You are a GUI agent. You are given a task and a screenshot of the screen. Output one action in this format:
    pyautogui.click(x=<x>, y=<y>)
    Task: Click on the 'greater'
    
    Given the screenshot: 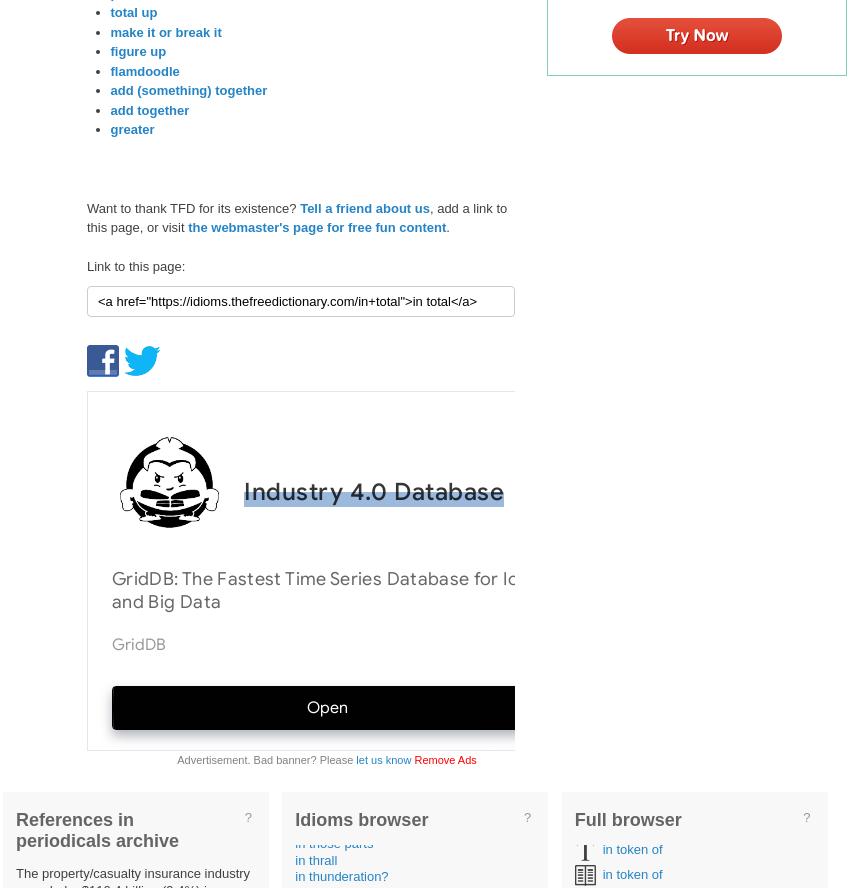 What is the action you would take?
    pyautogui.click(x=132, y=129)
    